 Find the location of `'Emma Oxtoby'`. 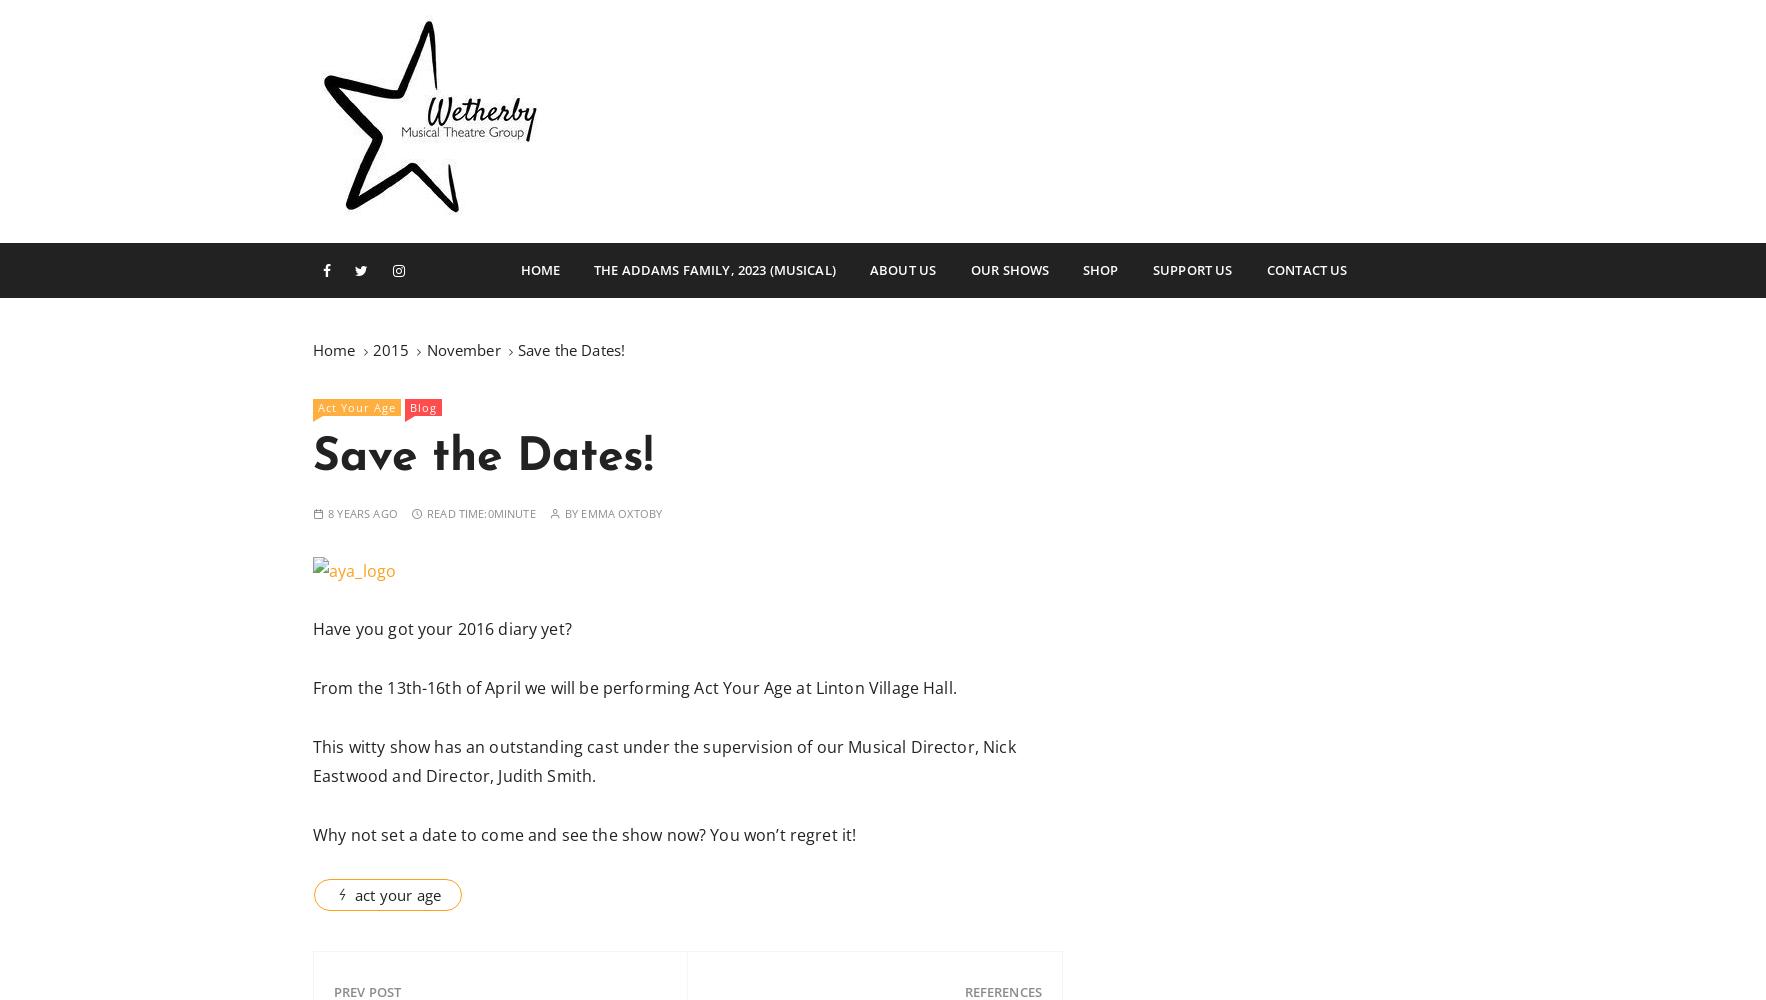

'Emma Oxtoby' is located at coordinates (621, 512).